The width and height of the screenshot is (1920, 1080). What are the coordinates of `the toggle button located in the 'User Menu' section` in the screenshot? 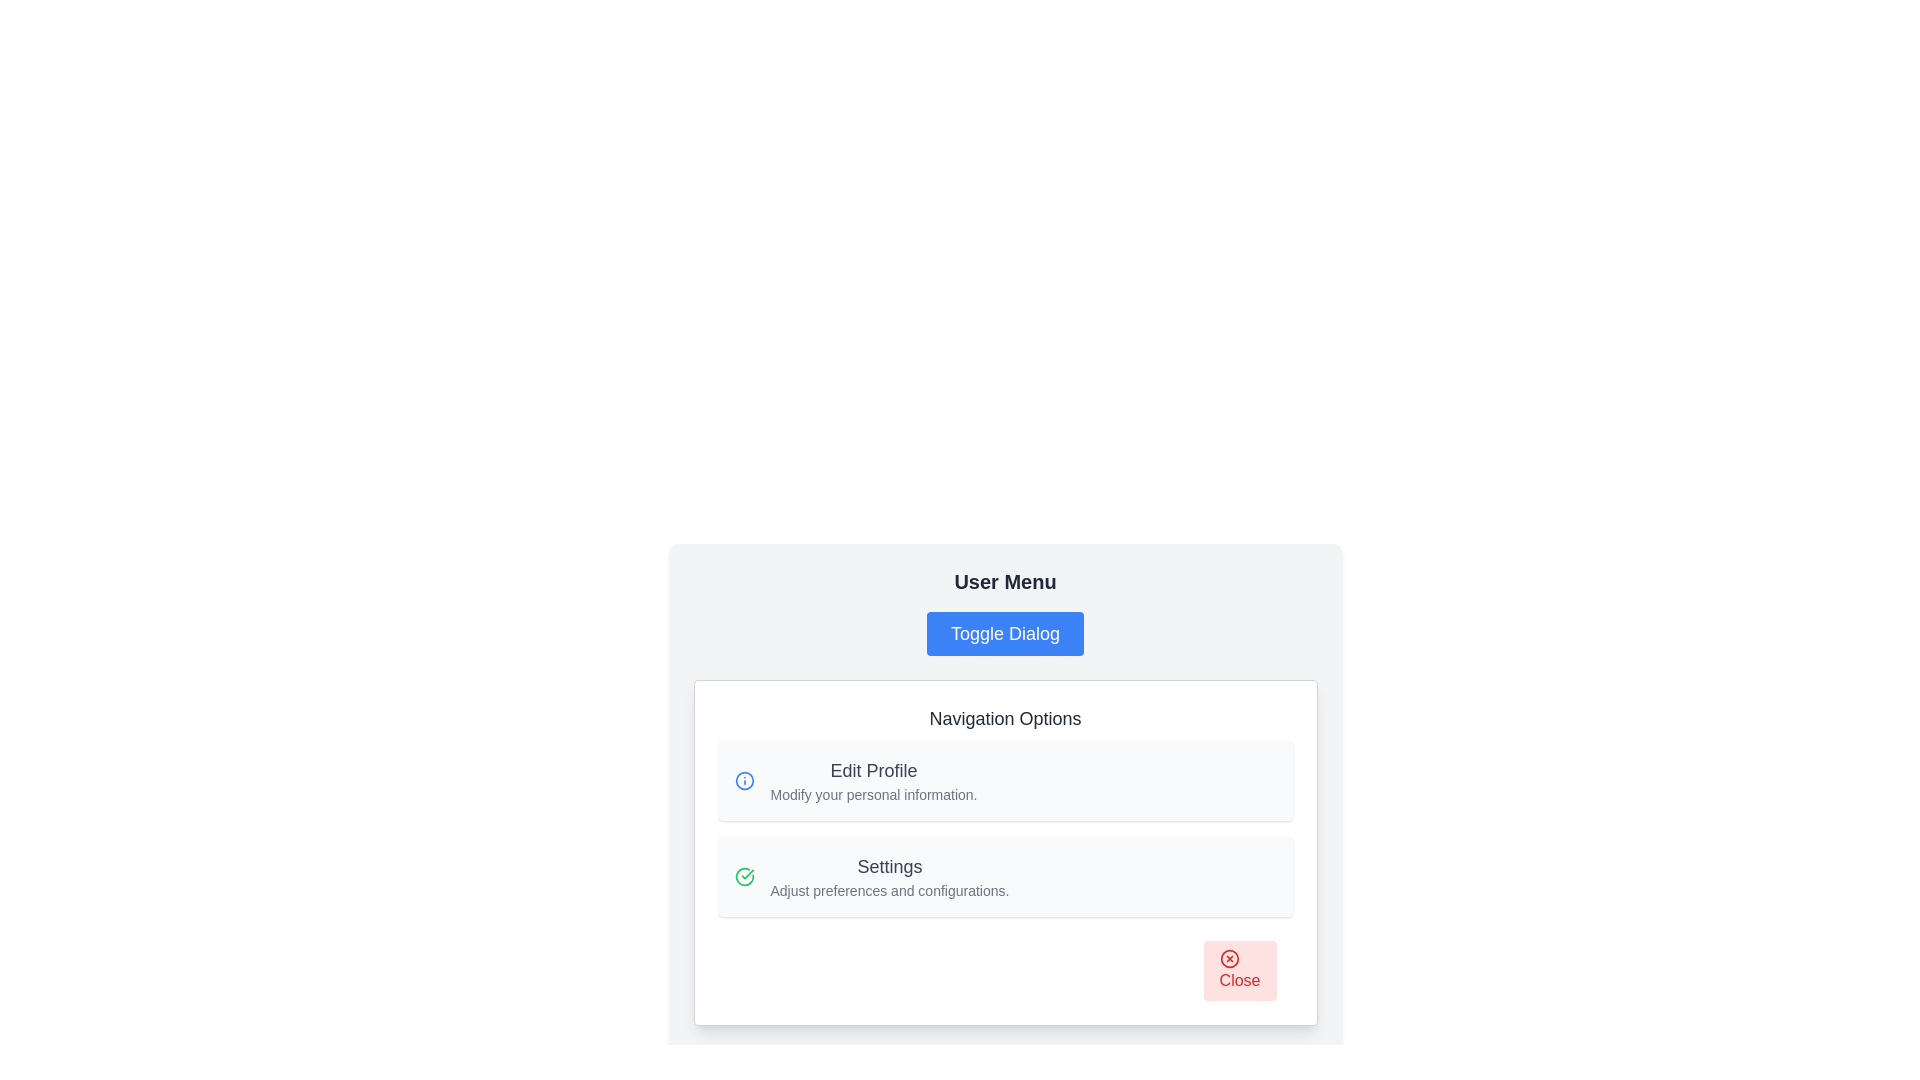 It's located at (1005, 633).